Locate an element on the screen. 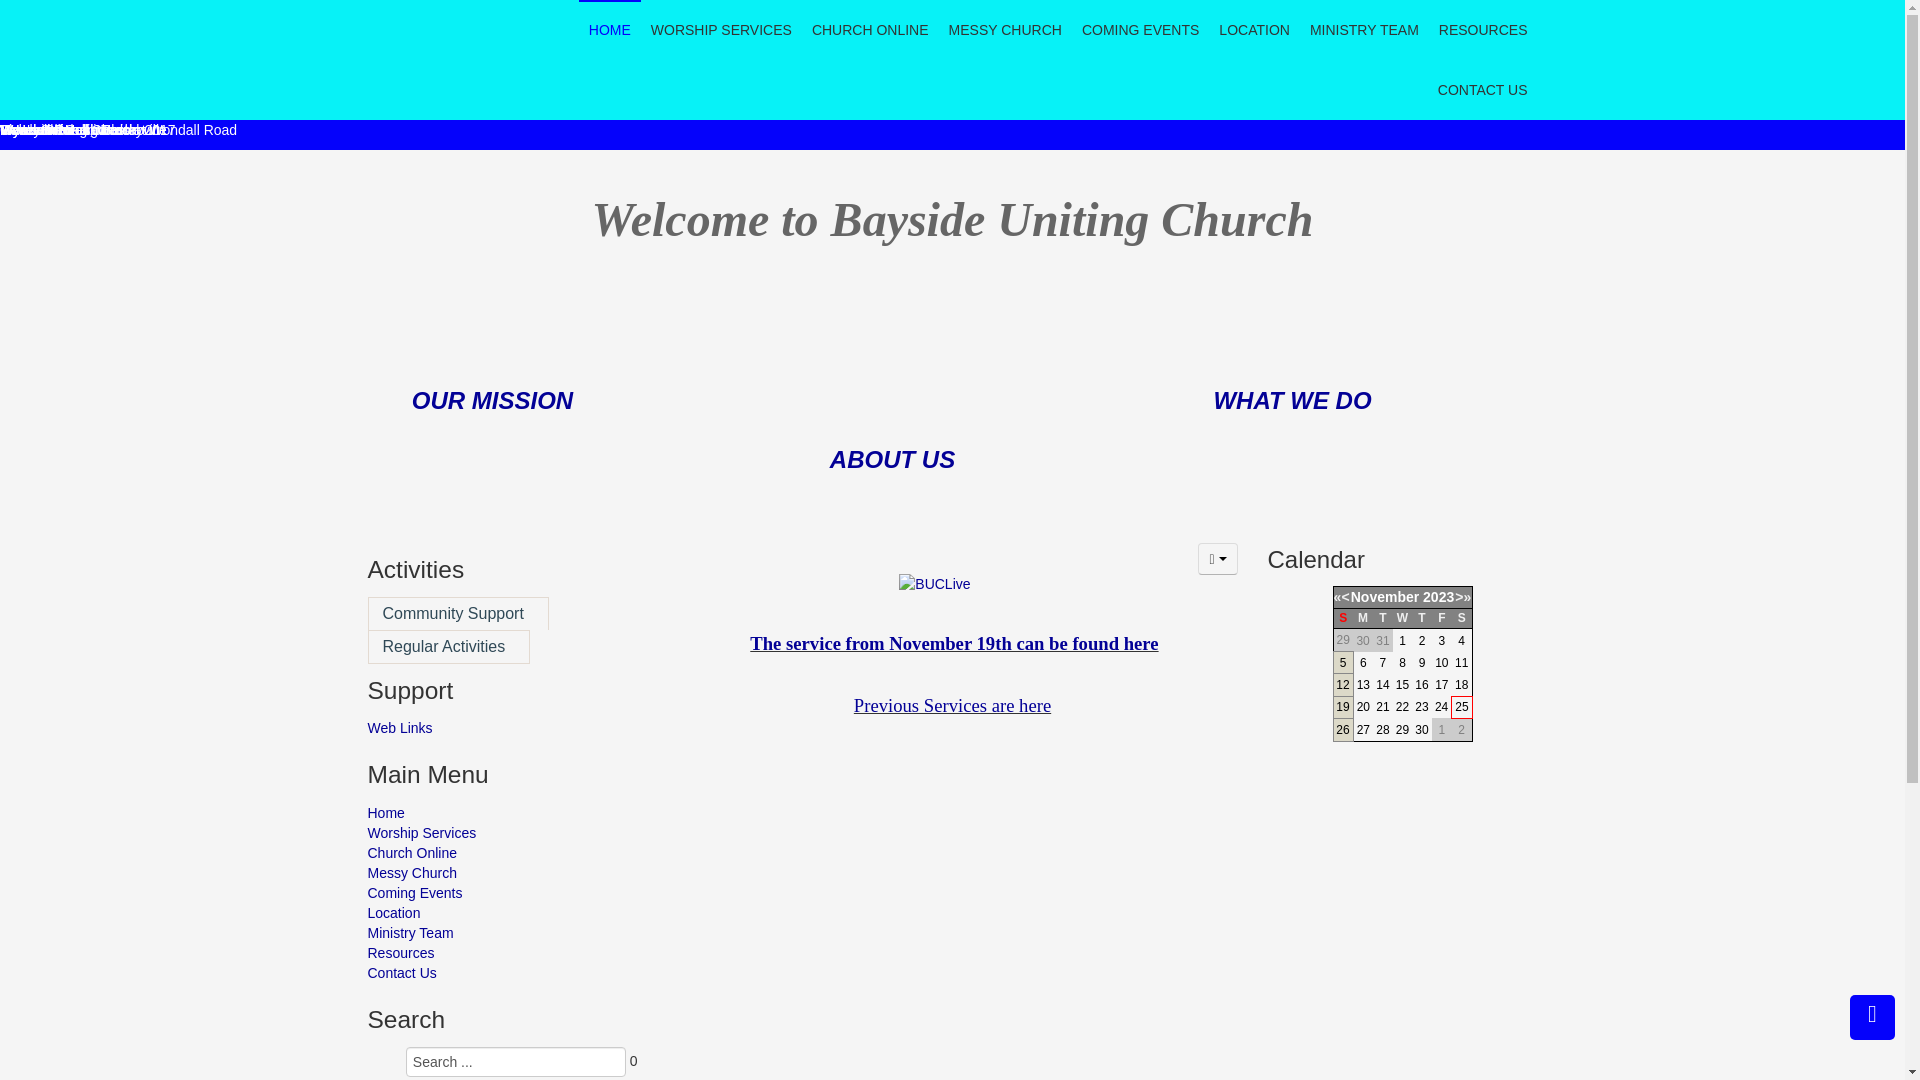 Image resolution: width=1920 pixels, height=1080 pixels. 'Worship Services' is located at coordinates (503, 833).